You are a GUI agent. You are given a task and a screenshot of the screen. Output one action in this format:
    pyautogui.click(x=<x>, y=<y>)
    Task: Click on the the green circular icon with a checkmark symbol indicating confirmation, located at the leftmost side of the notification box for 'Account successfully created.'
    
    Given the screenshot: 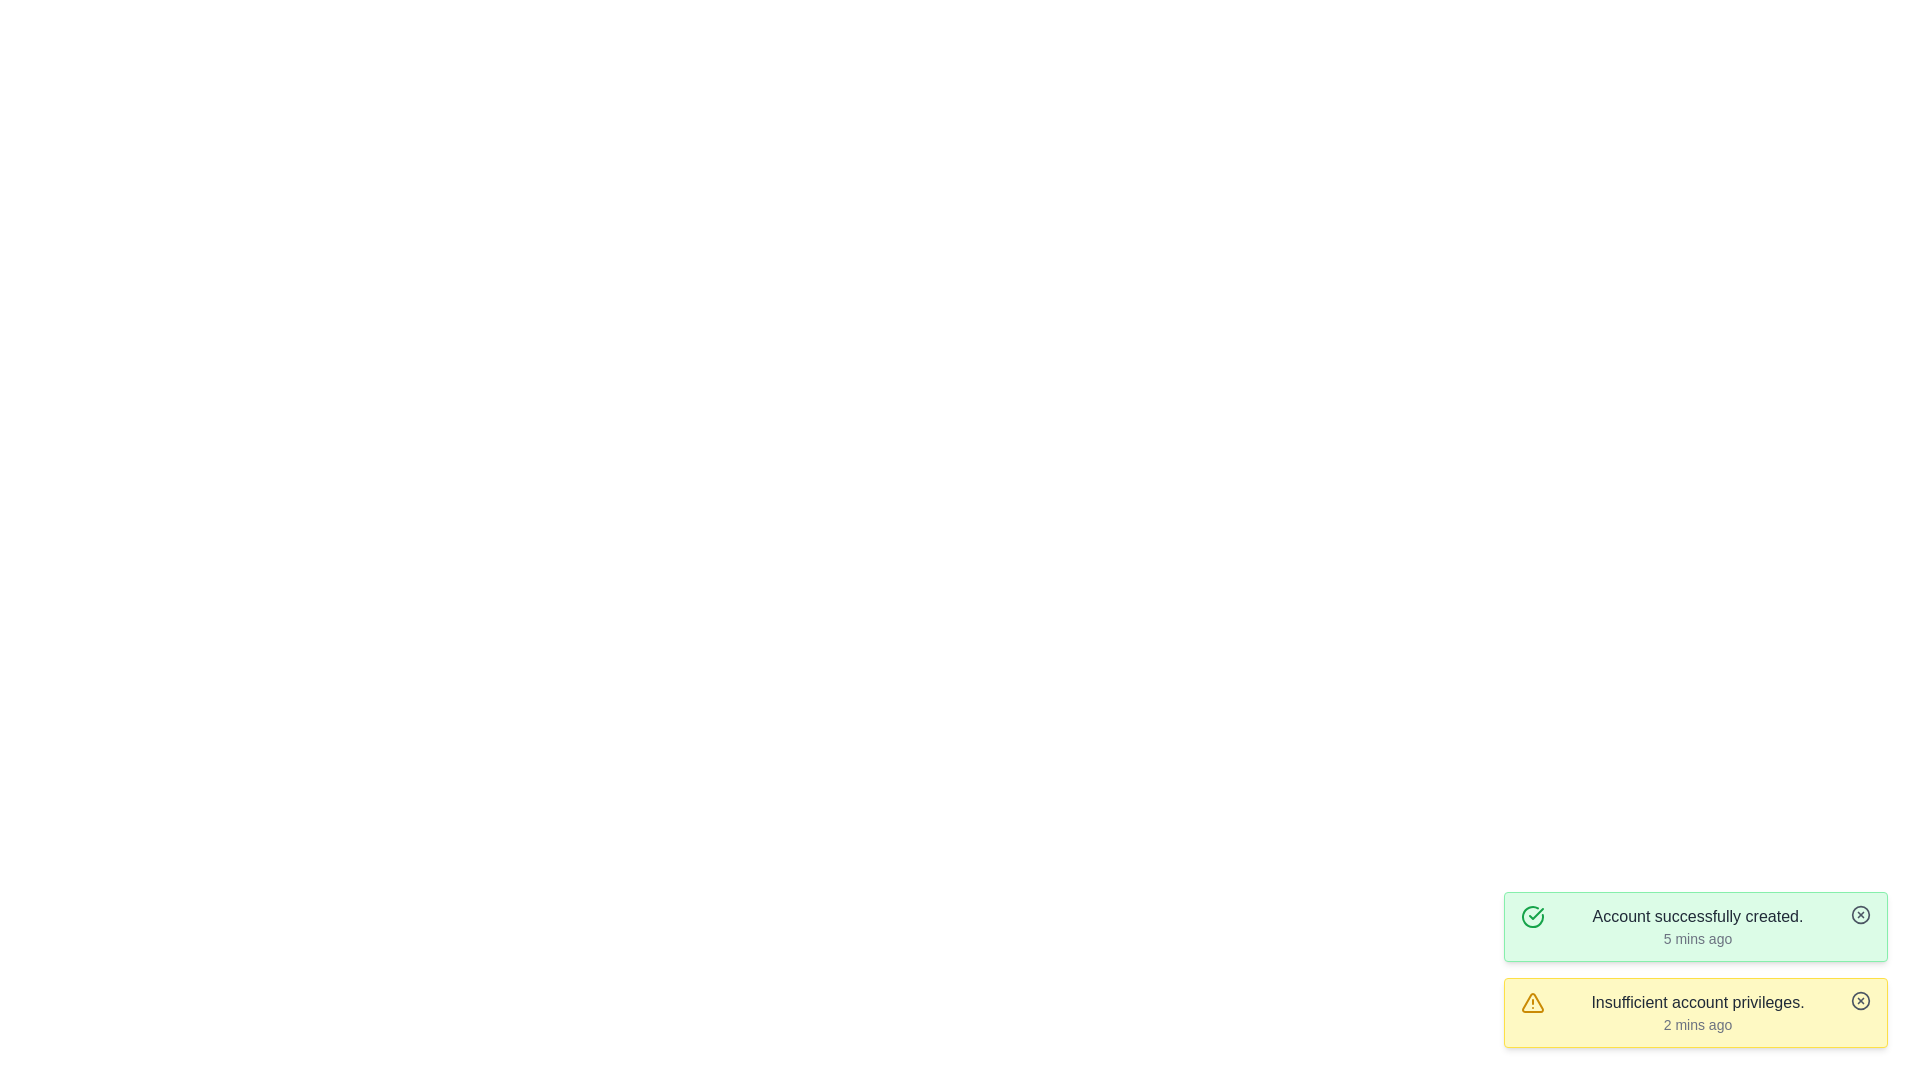 What is the action you would take?
    pyautogui.click(x=1531, y=917)
    